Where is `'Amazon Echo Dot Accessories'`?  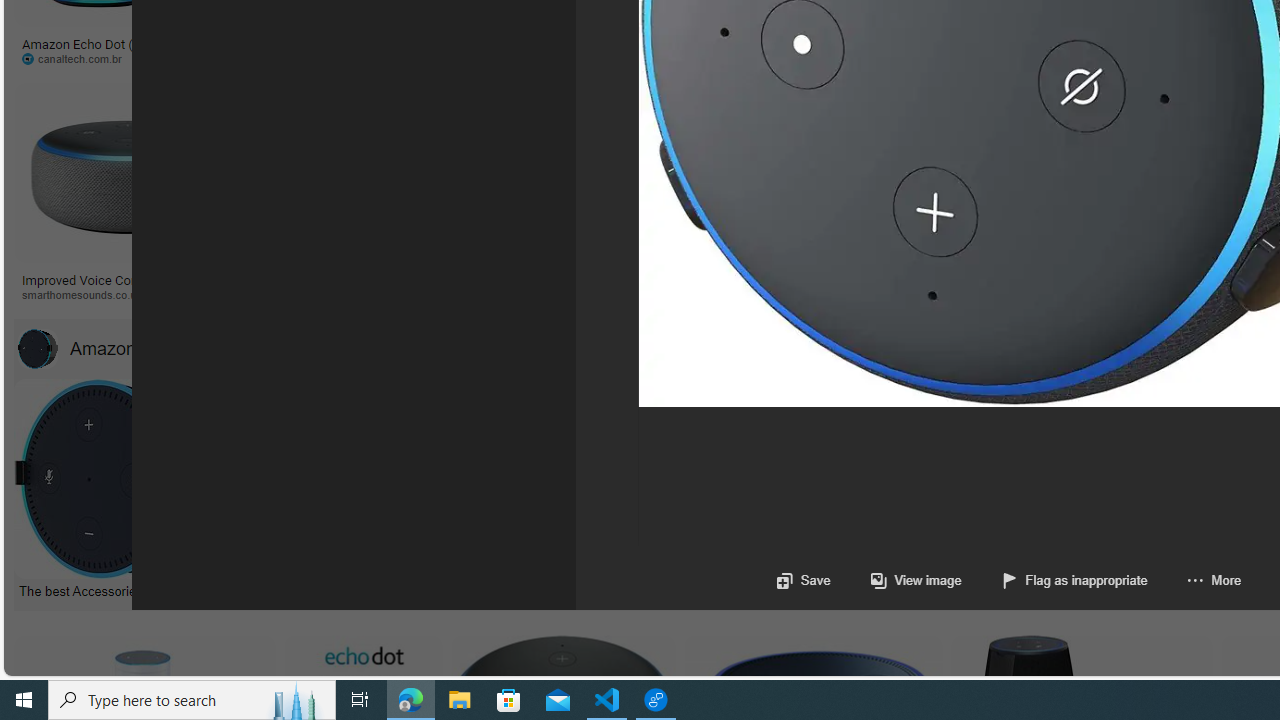 'Amazon Echo Dot Accessories' is located at coordinates (37, 347).